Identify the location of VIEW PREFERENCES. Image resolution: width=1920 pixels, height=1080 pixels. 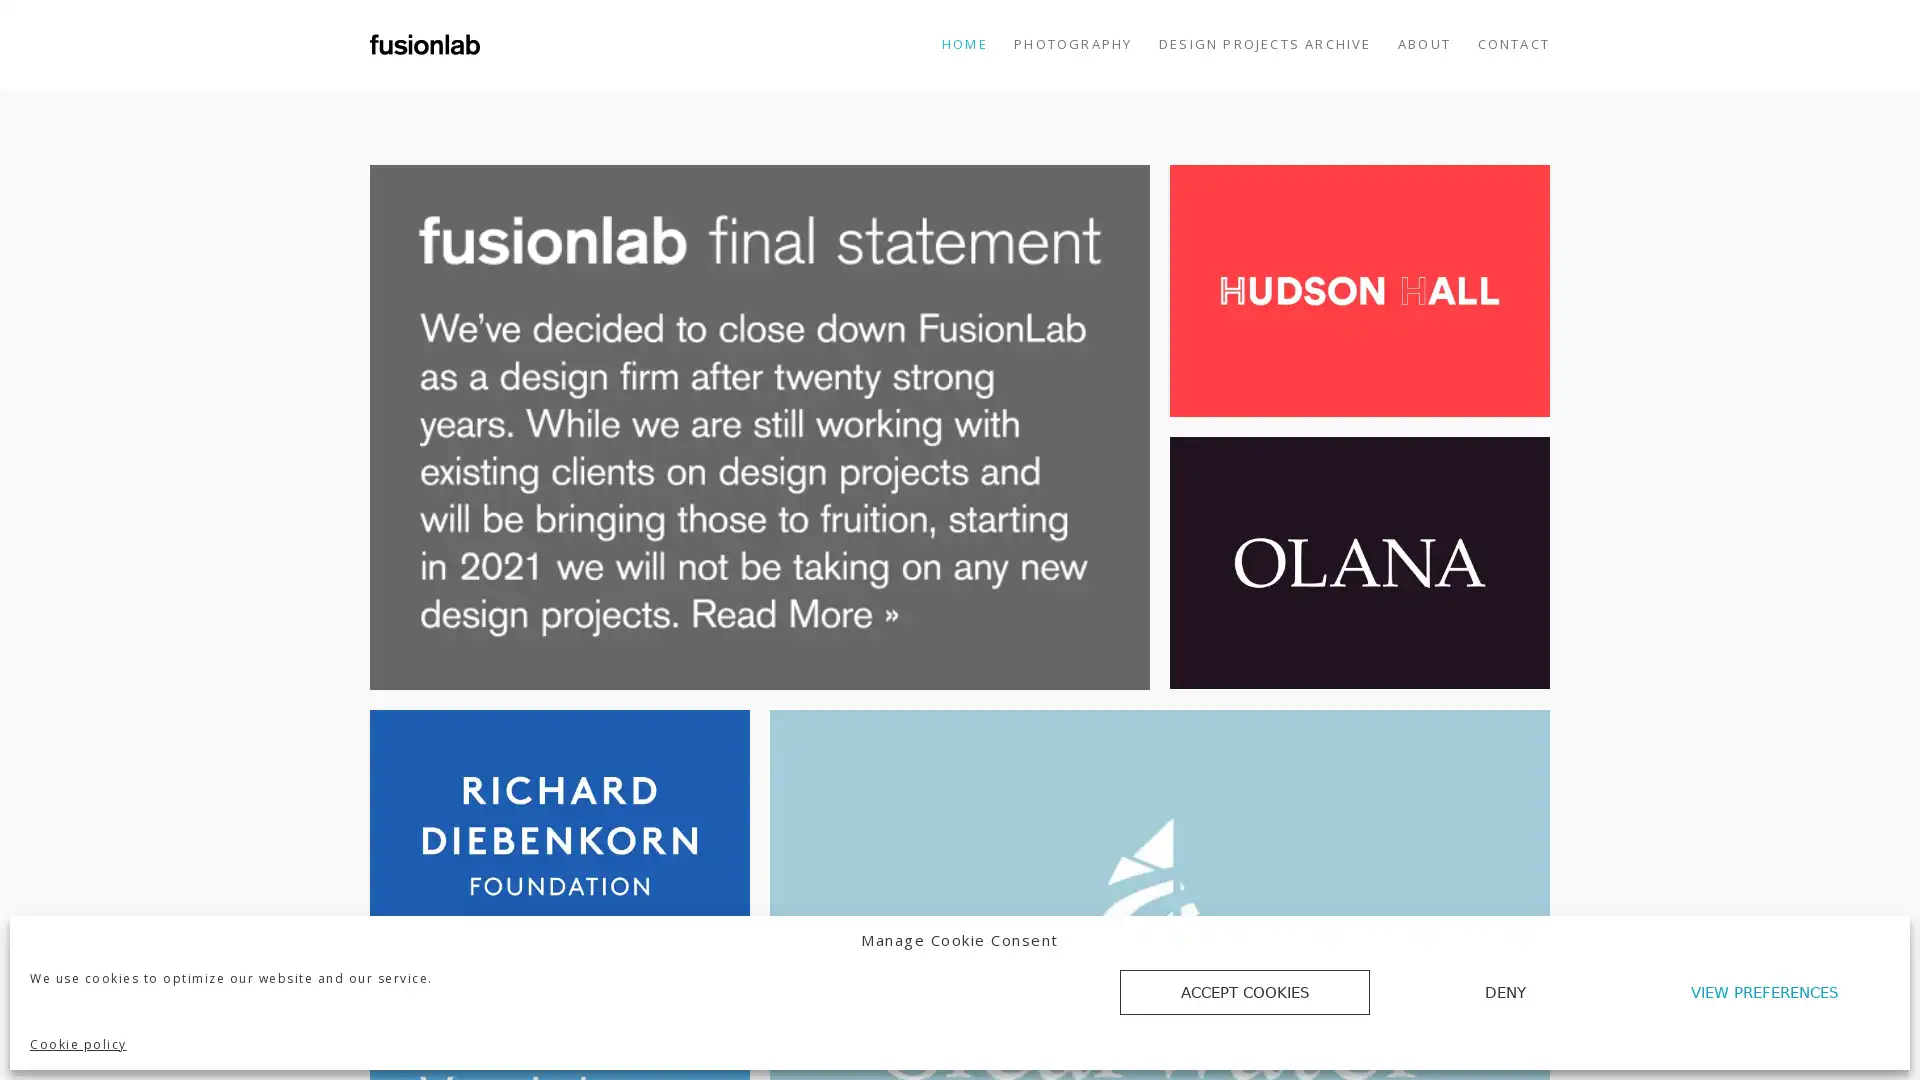
(1765, 992).